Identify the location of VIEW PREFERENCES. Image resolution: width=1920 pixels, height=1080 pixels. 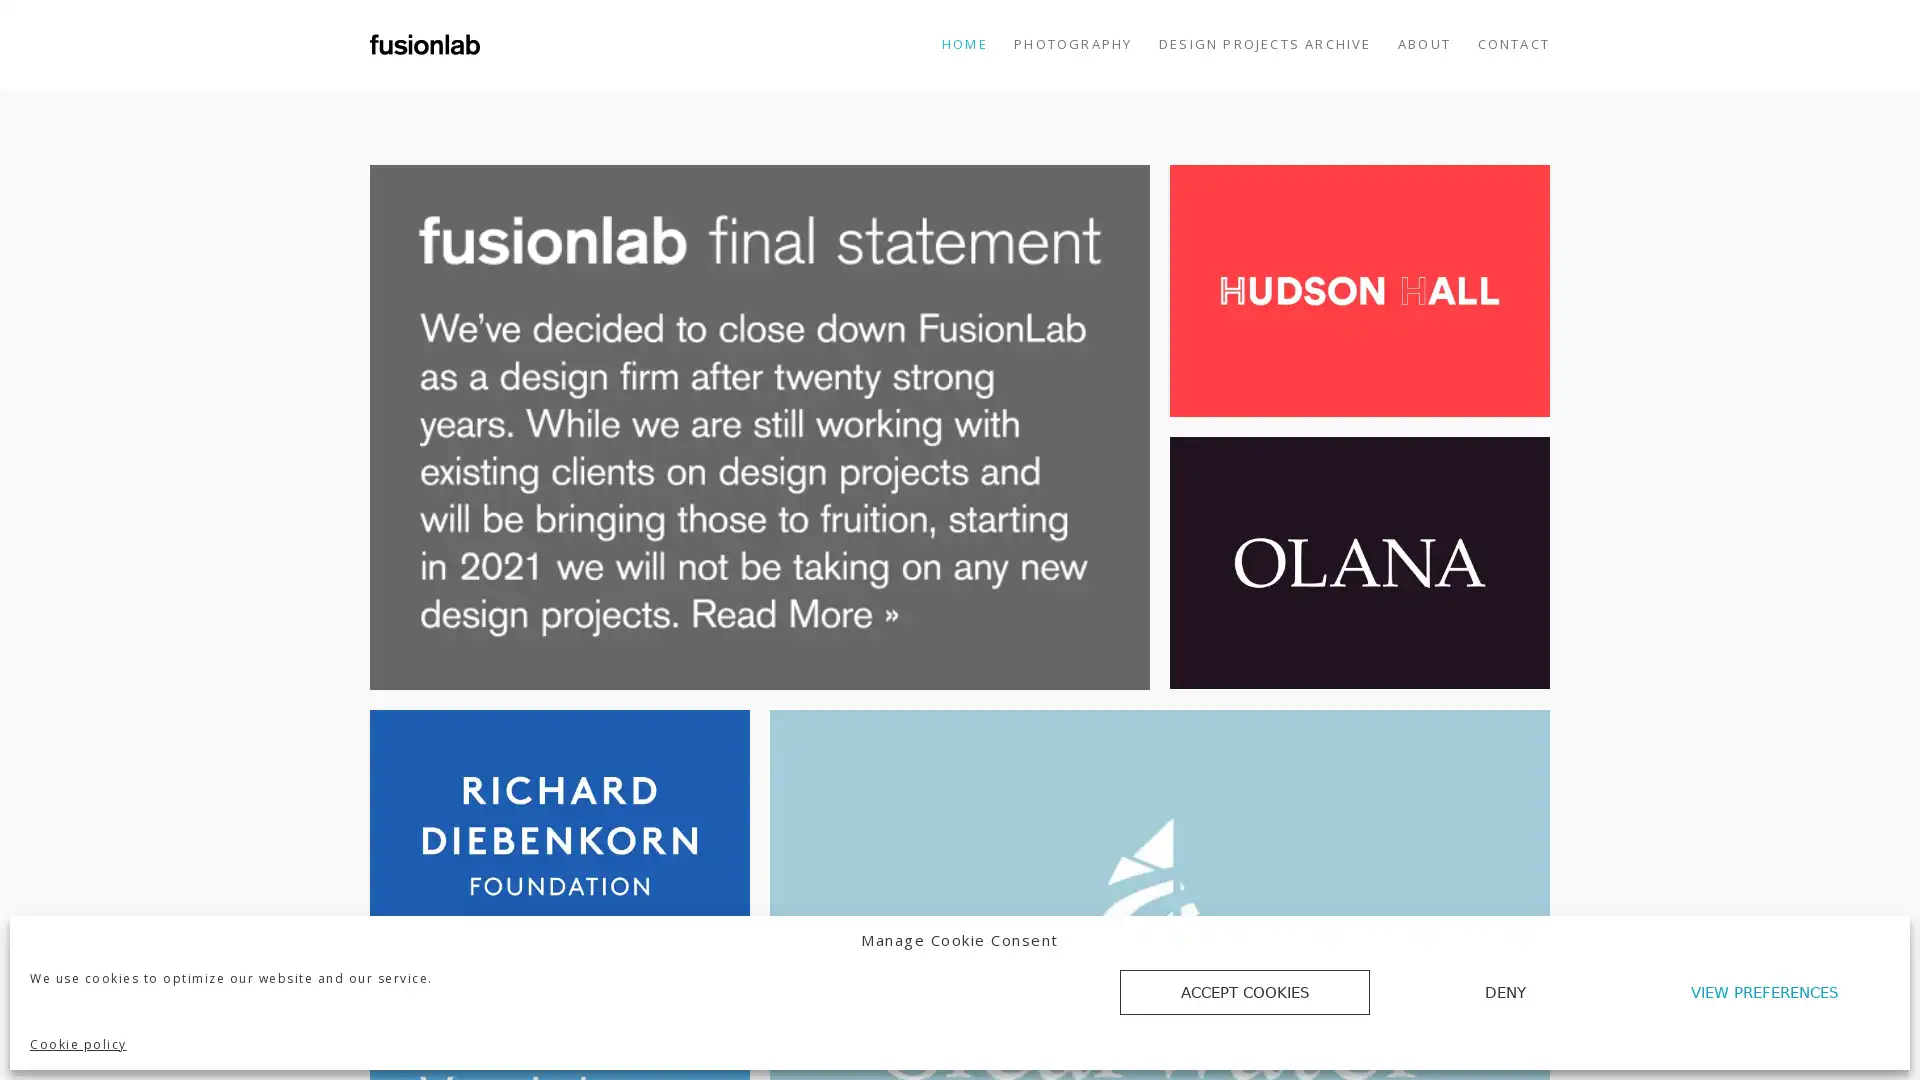
(1765, 992).